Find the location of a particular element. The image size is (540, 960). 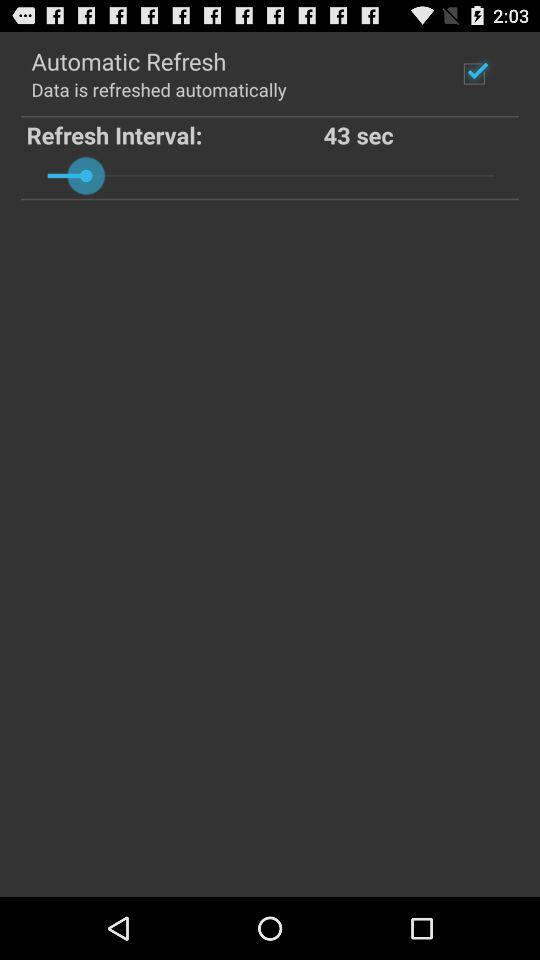

refresh interval: is located at coordinates (175, 133).